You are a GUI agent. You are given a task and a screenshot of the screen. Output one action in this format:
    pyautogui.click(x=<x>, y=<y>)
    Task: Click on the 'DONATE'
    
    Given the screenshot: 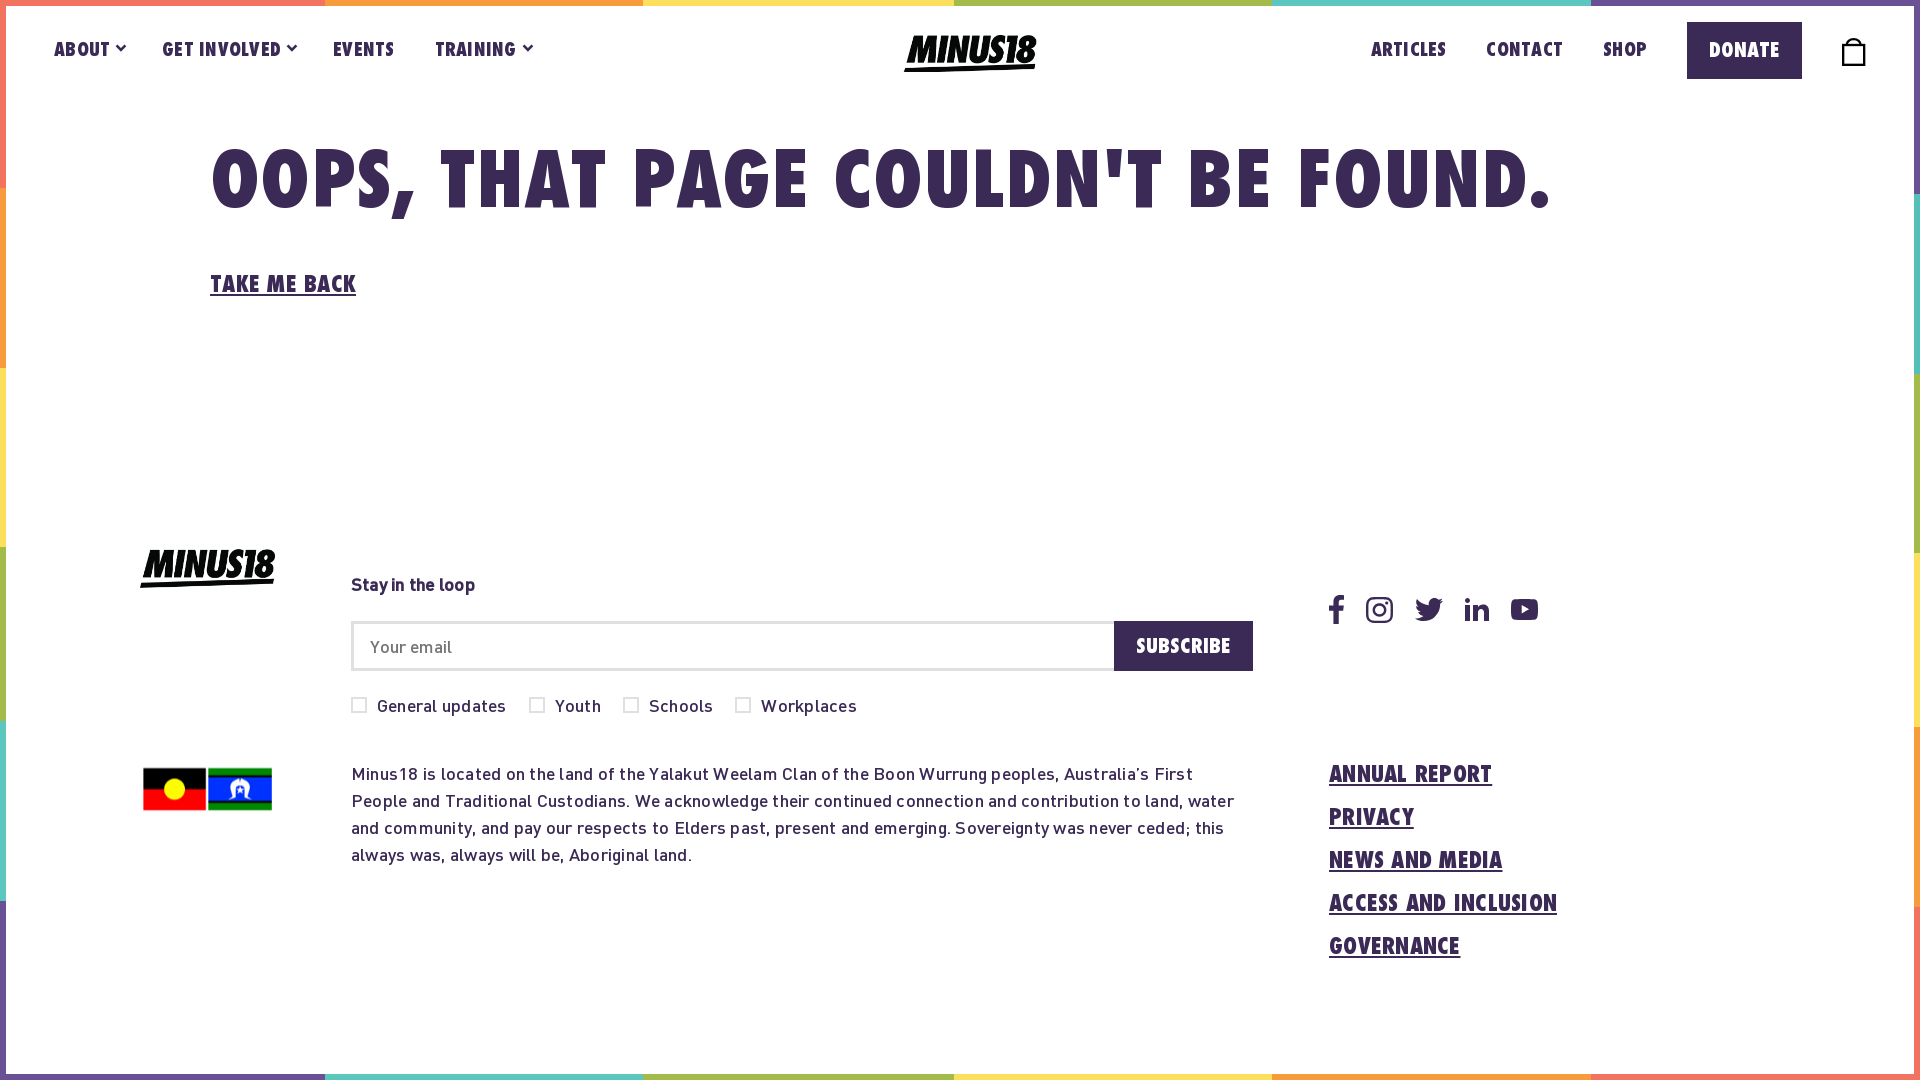 What is the action you would take?
    pyautogui.click(x=1685, y=49)
    